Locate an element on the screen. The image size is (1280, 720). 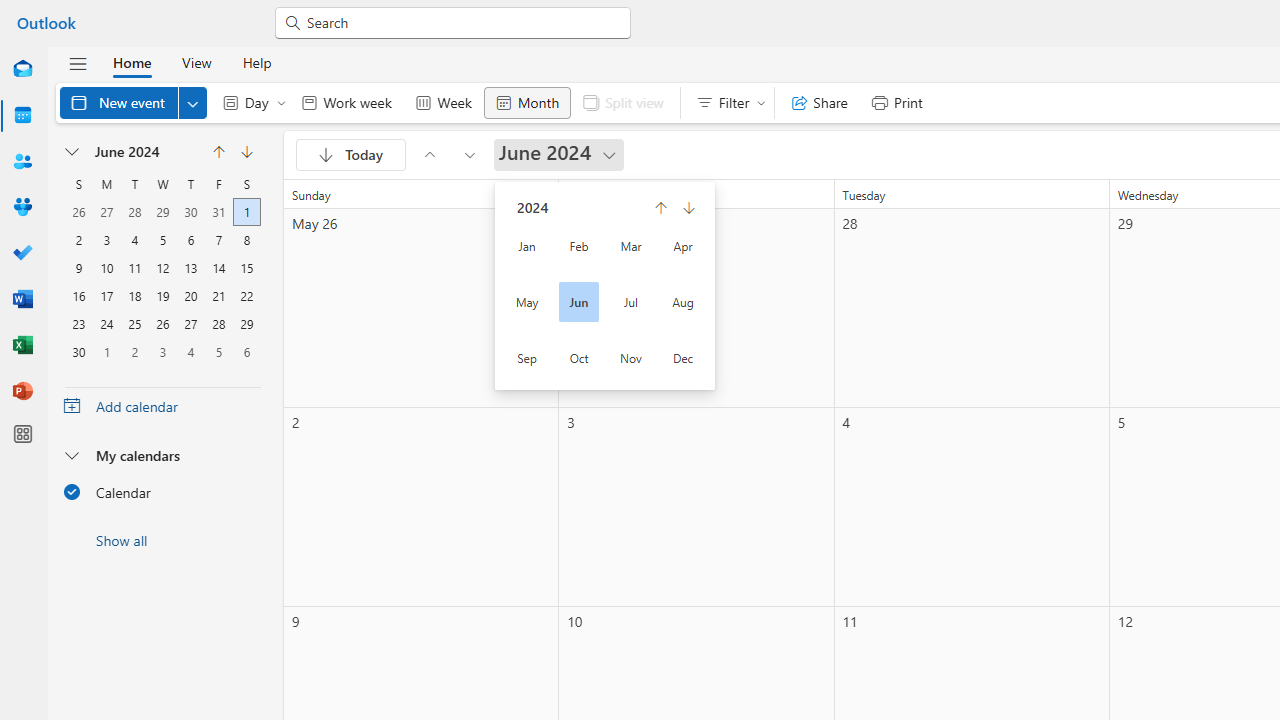
'23, June, 2024' is located at coordinates (78, 321).